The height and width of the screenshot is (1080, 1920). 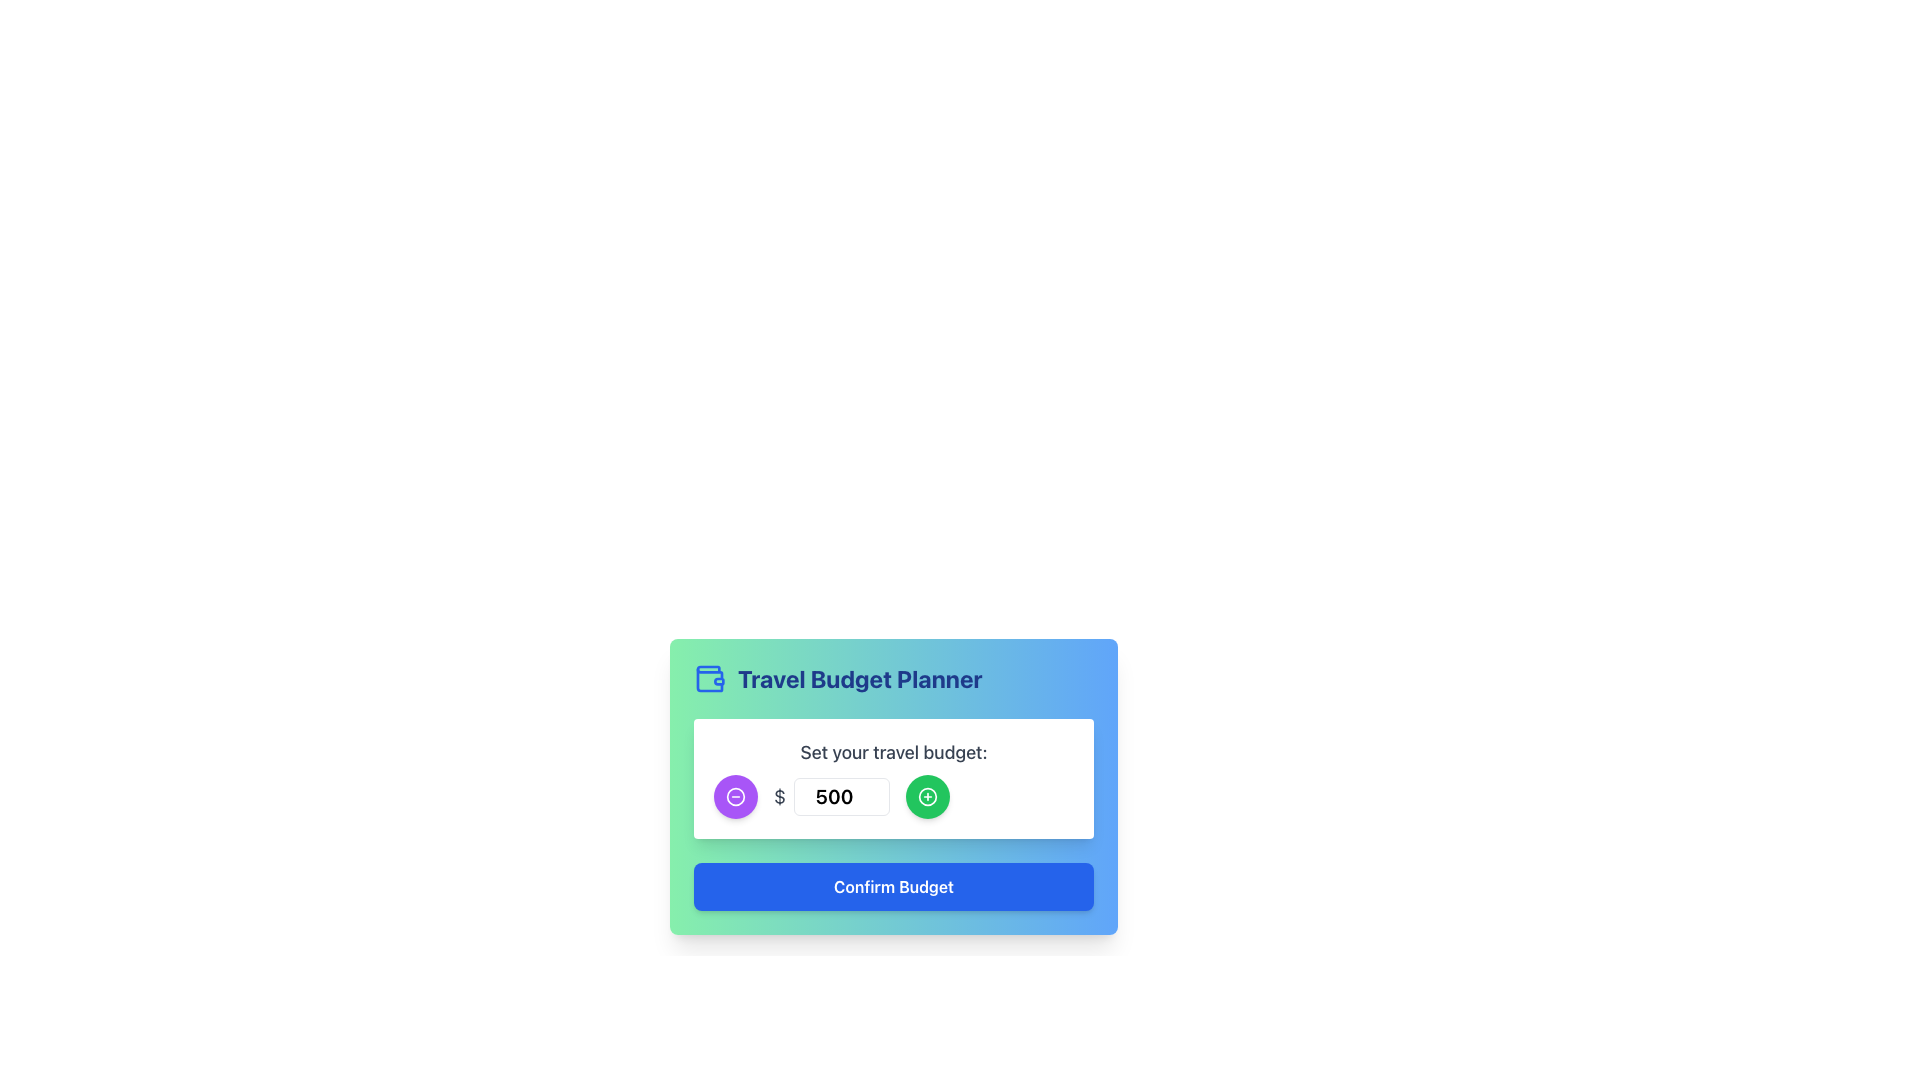 I want to click on the blue wallet icon located to the left of the 'Travel Budget Planner' header section if it is interactive, so click(x=710, y=677).